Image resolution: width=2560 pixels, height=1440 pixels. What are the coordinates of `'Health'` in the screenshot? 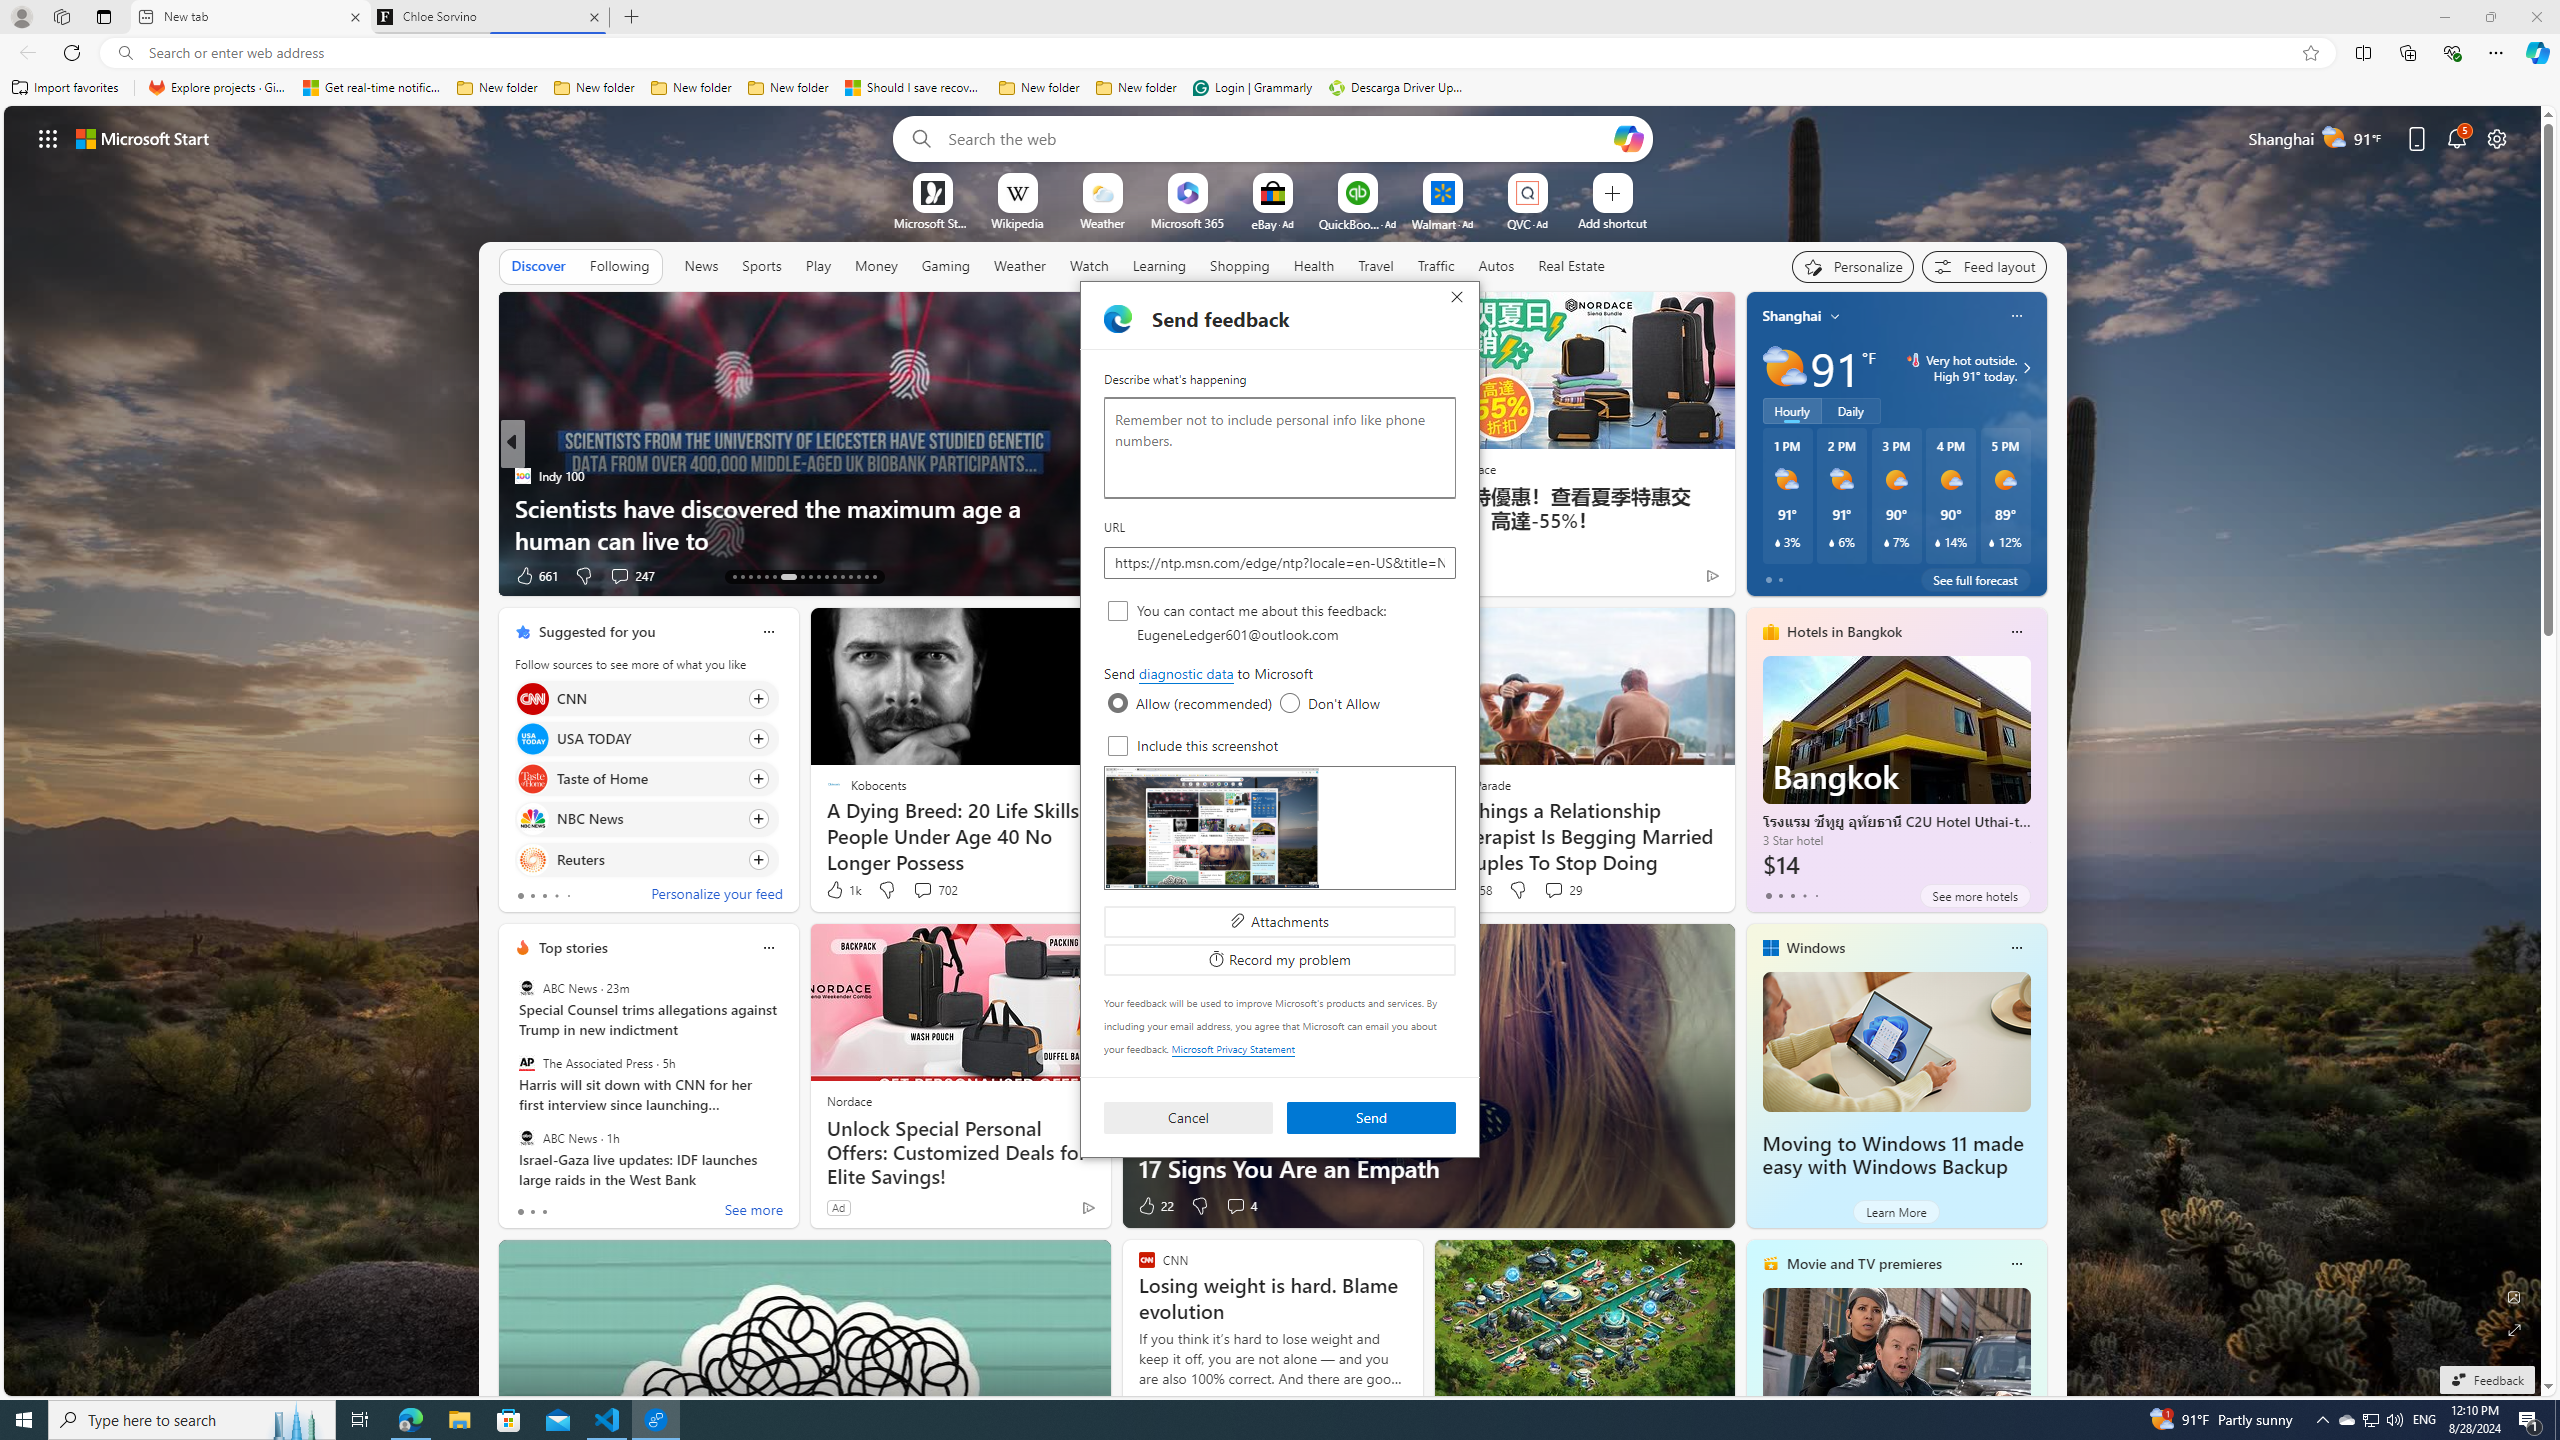 It's located at (1312, 265).